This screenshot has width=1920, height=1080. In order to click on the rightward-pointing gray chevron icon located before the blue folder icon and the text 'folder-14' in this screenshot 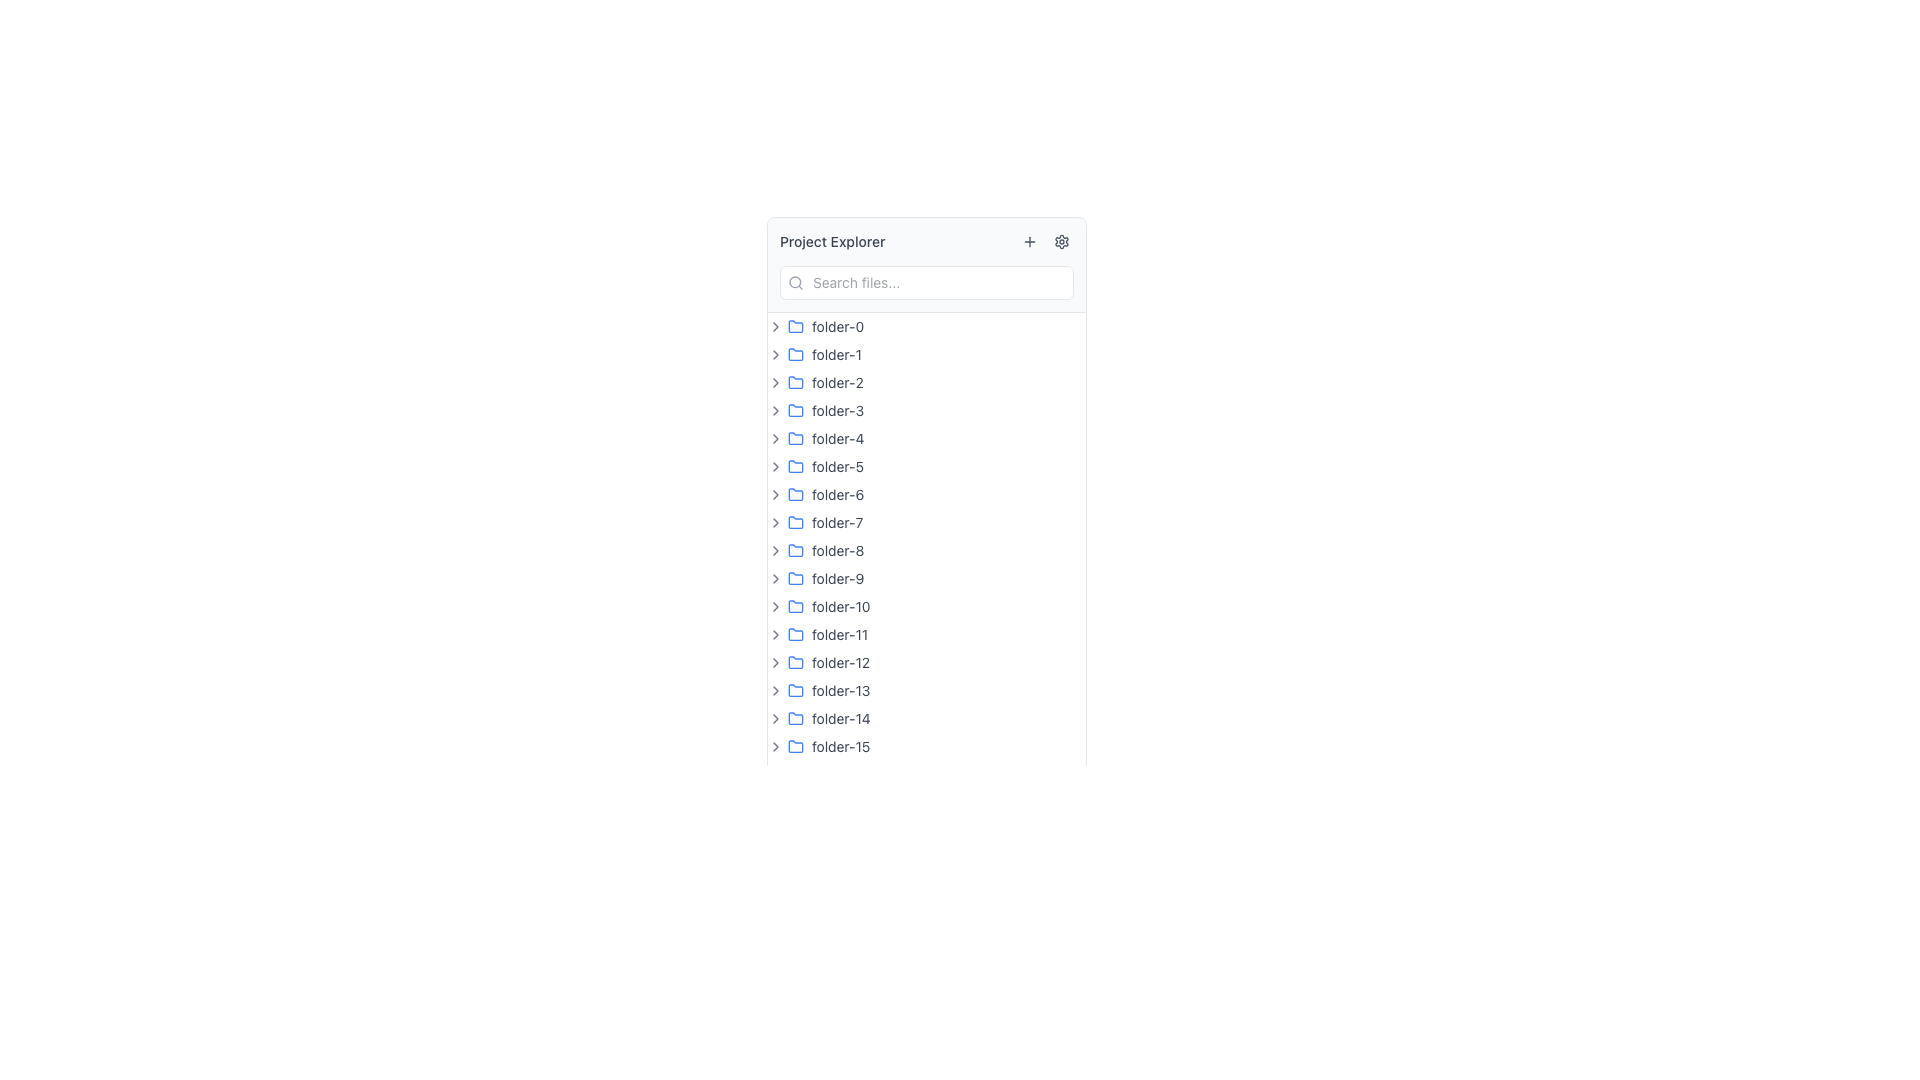, I will do `click(775, 717)`.